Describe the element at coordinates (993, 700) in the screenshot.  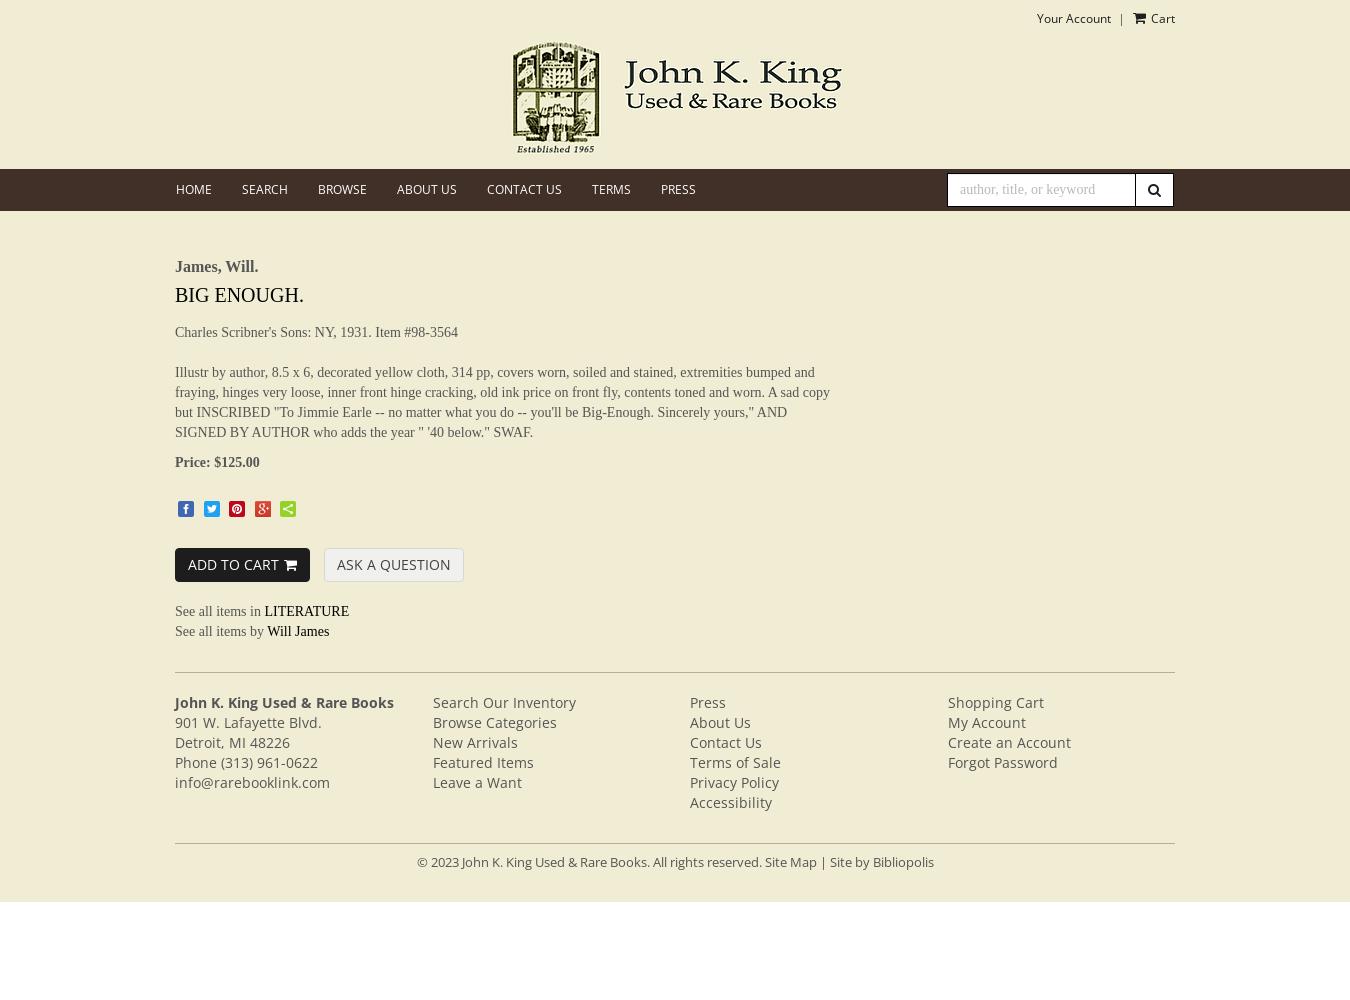
I see `'Shopping Cart'` at that location.